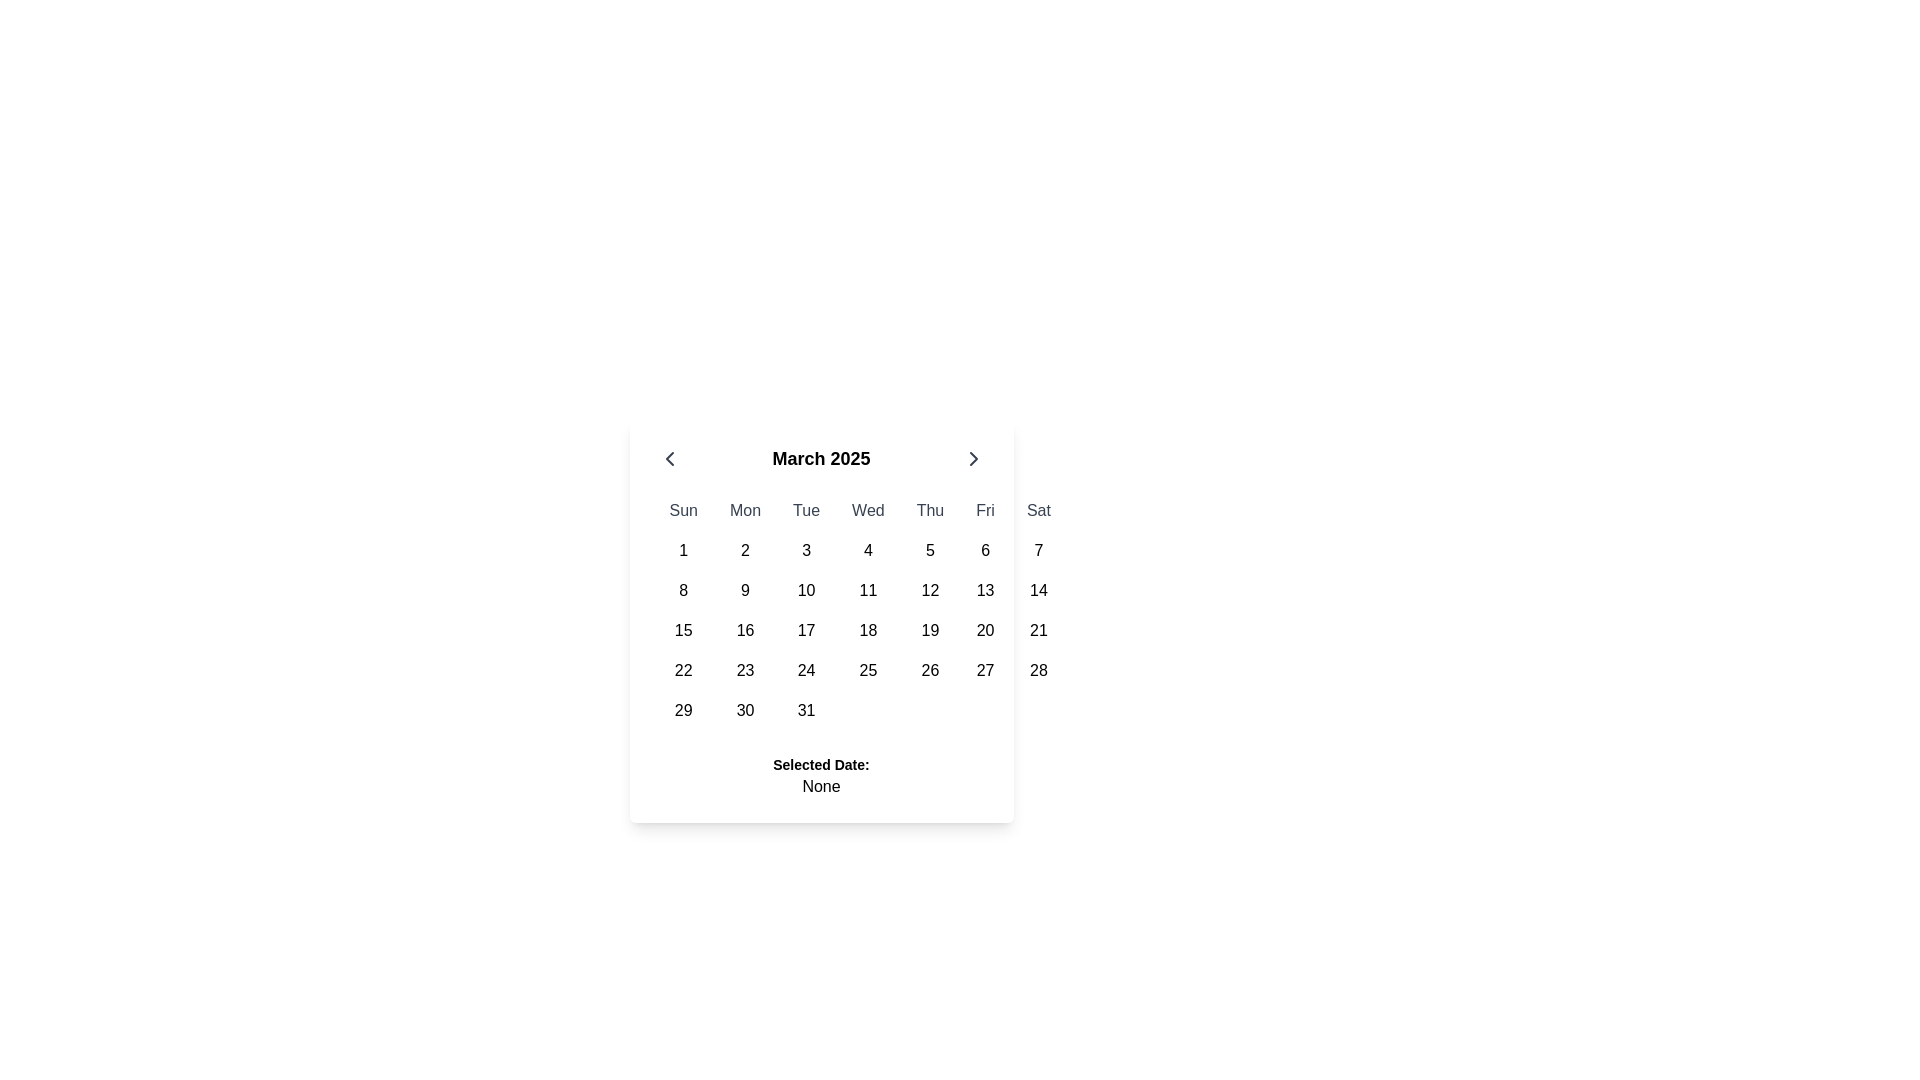 This screenshot has width=1920, height=1080. Describe the element at coordinates (683, 671) in the screenshot. I see `the date '22' button in the March 2025 calendar` at that location.